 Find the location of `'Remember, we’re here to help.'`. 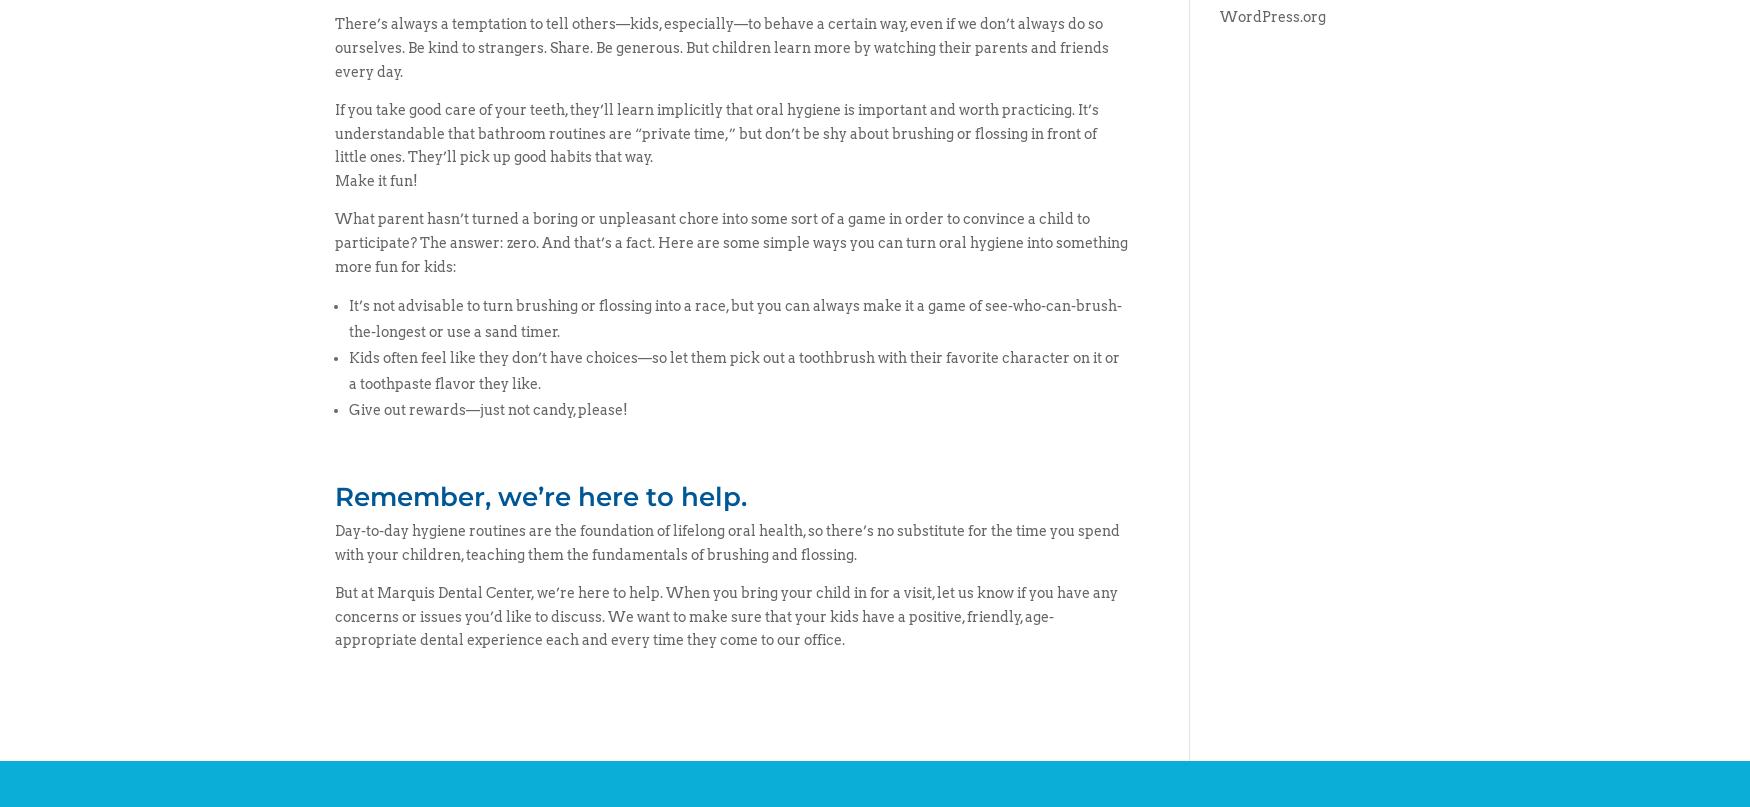

'Remember, we’re here to help.' is located at coordinates (539, 497).